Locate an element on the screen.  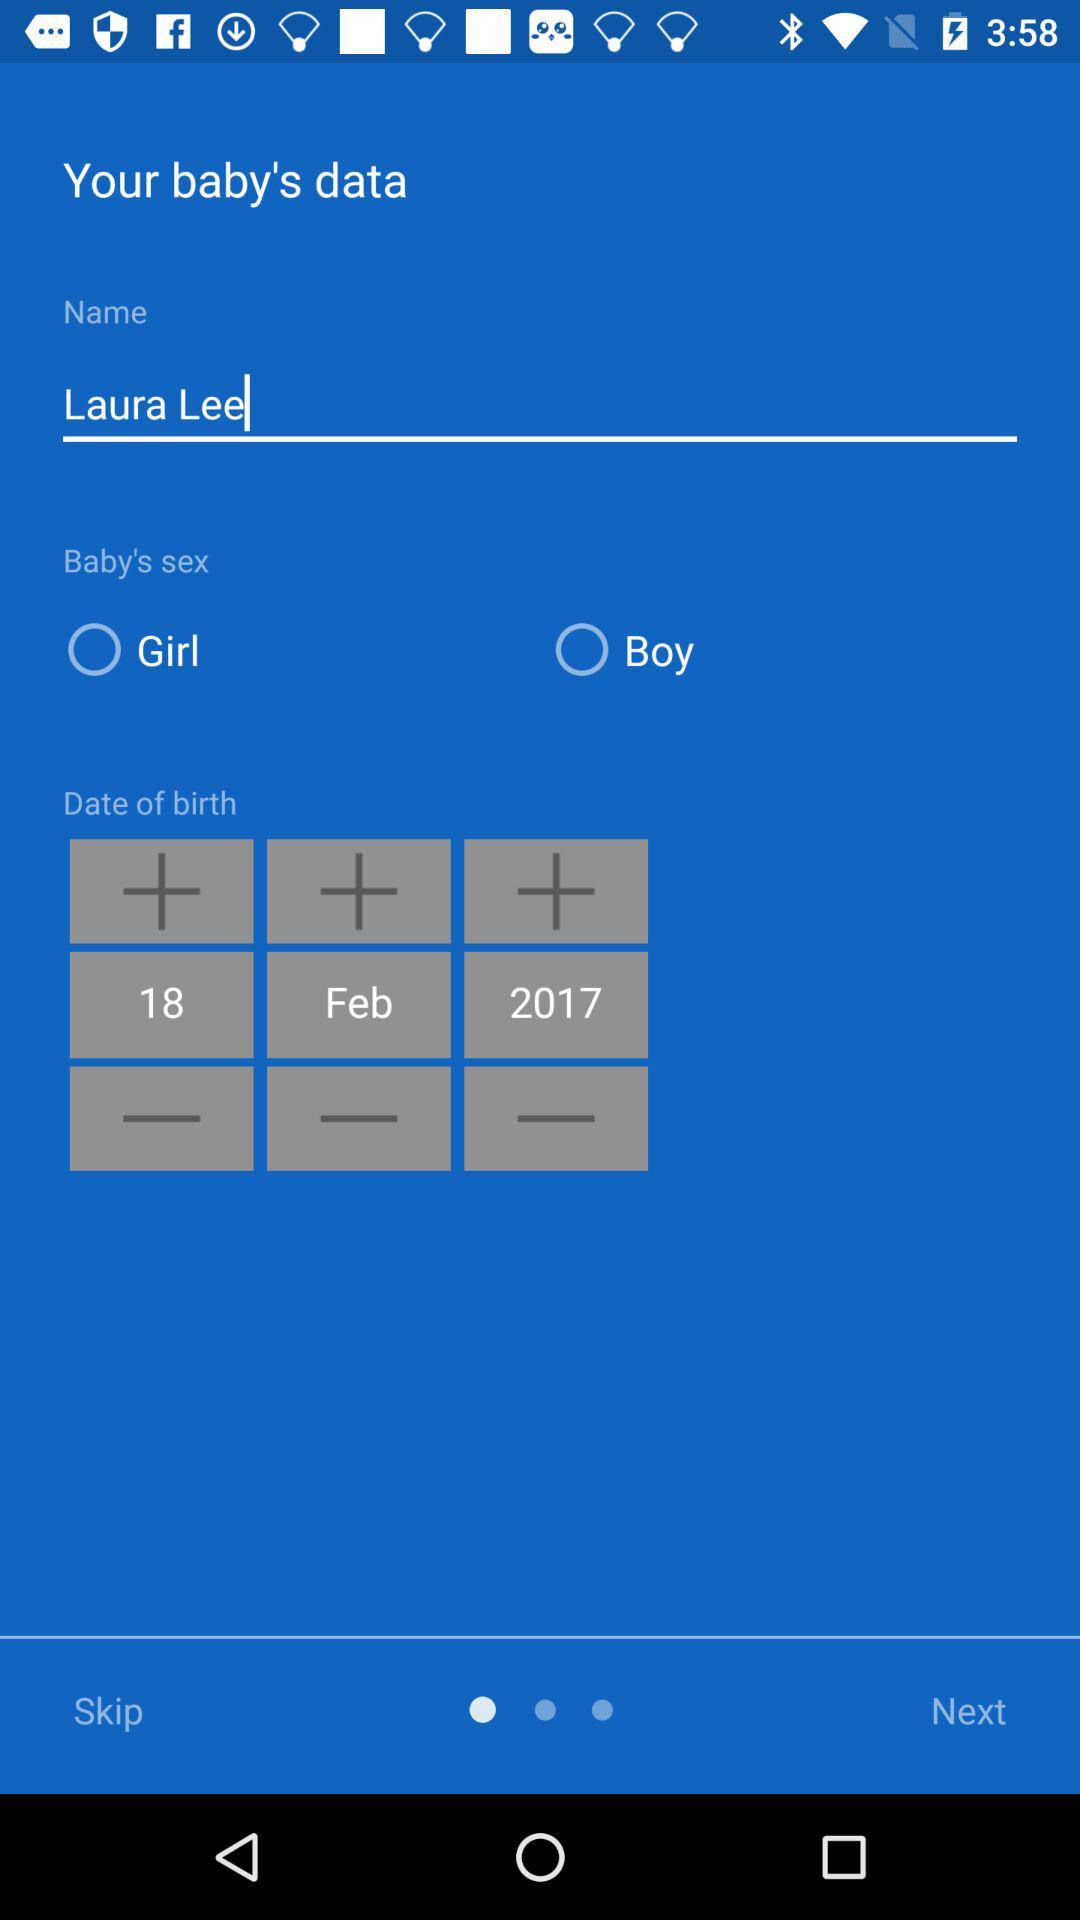
the laura lee is located at coordinates (540, 402).